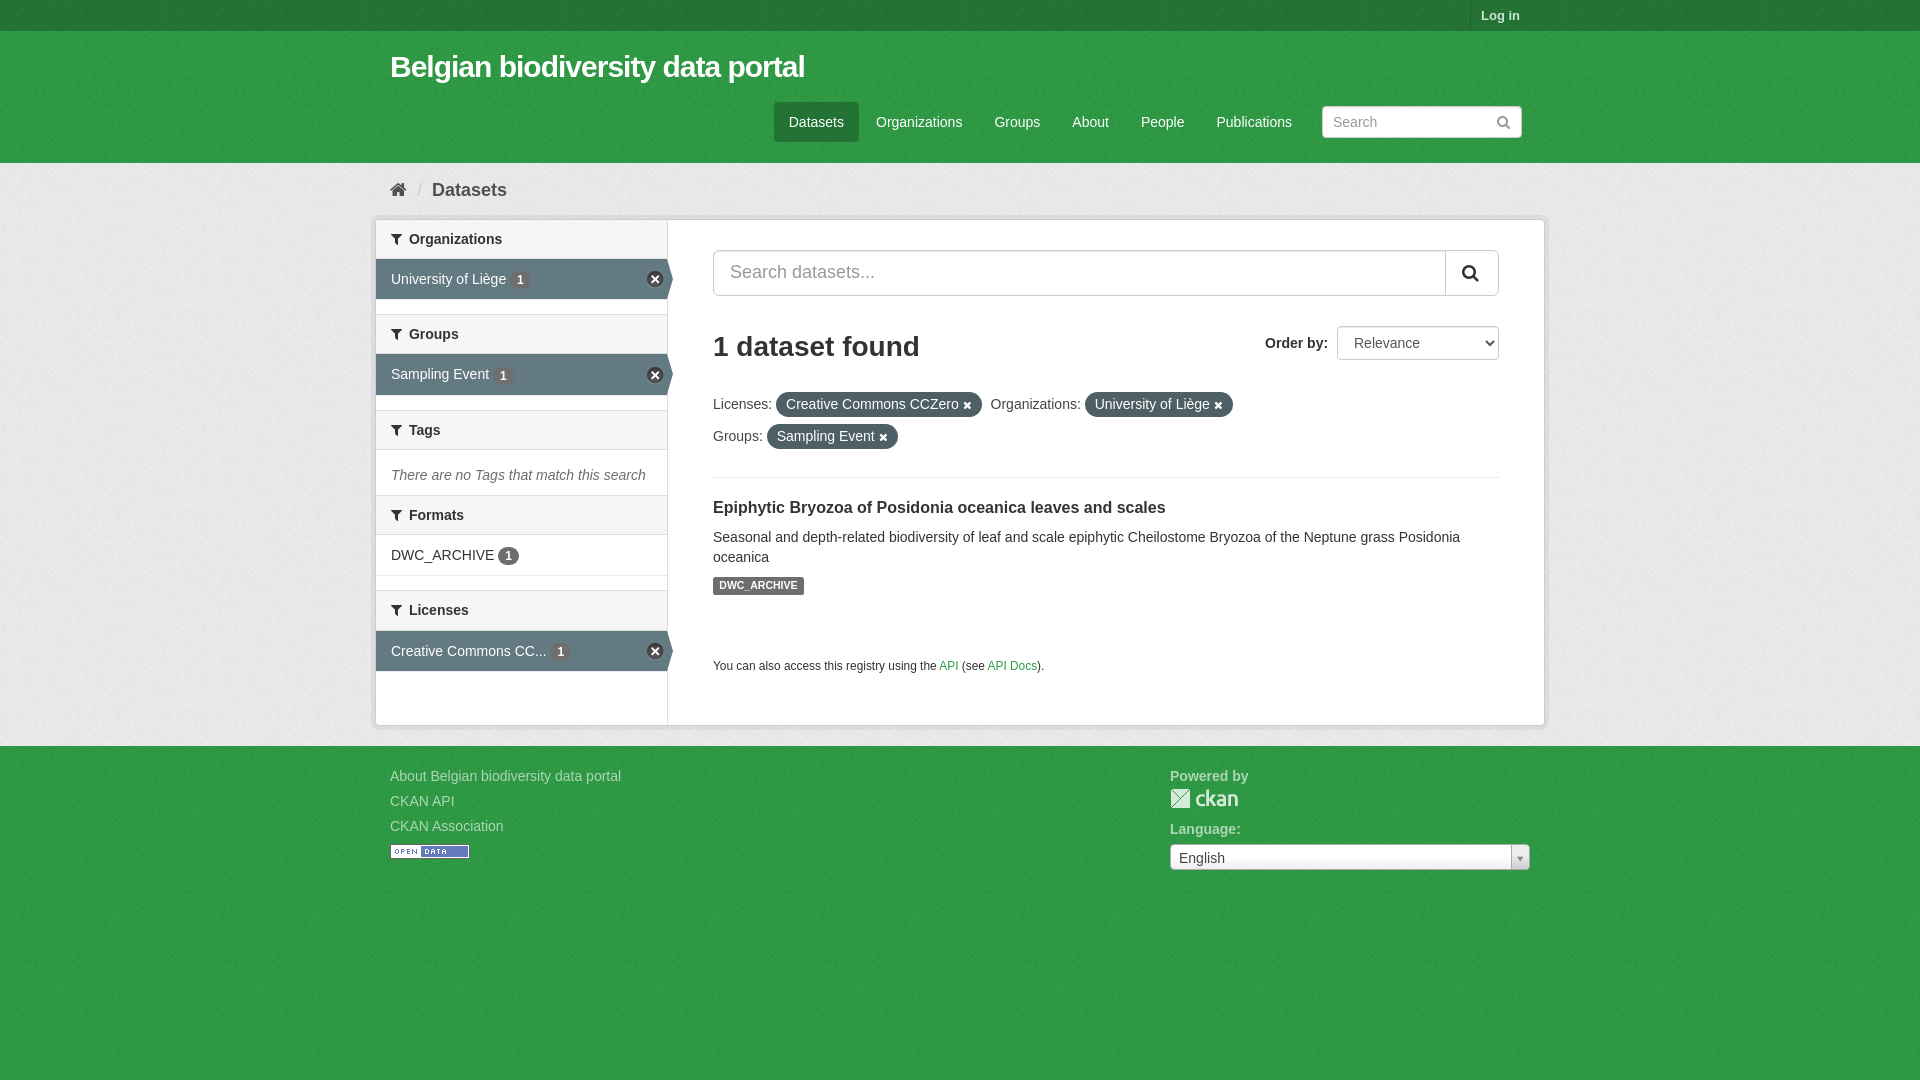 This screenshot has width=1920, height=1080. I want to click on 'CKAN', so click(1170, 797).